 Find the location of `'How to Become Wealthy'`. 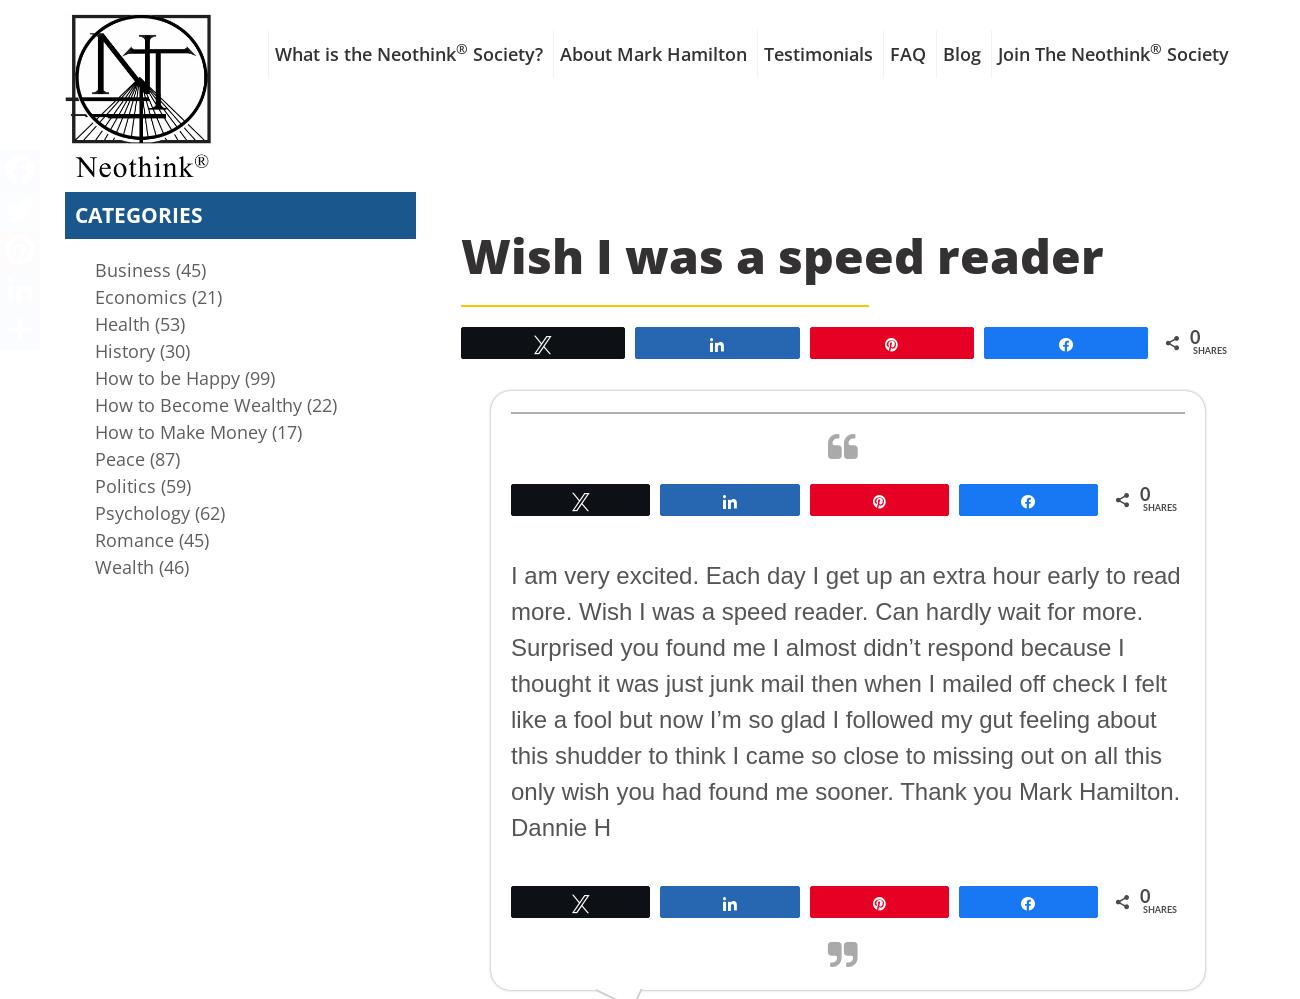

'How to Become Wealthy' is located at coordinates (95, 403).